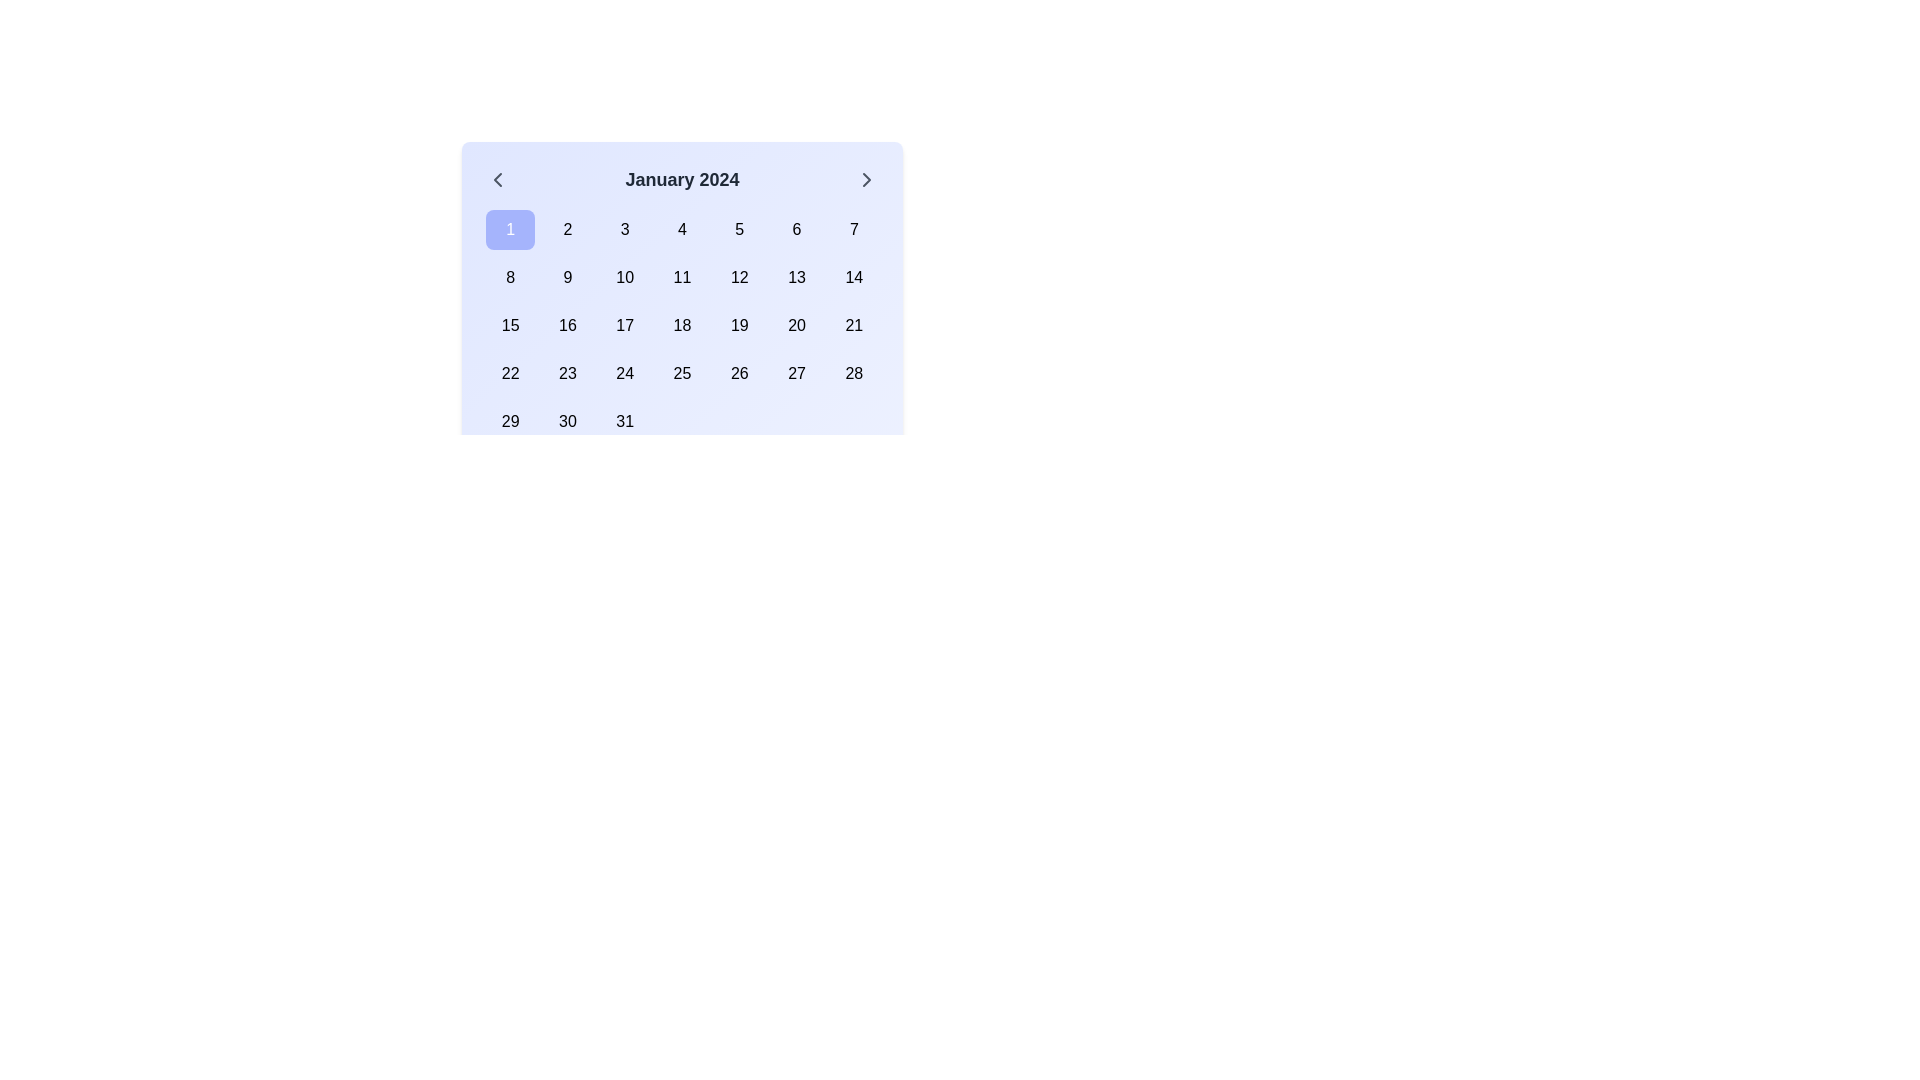 The height and width of the screenshot is (1080, 1920). Describe the element at coordinates (854, 325) in the screenshot. I see `the button representing the selectable date in the last column of the third week of the calendar` at that location.